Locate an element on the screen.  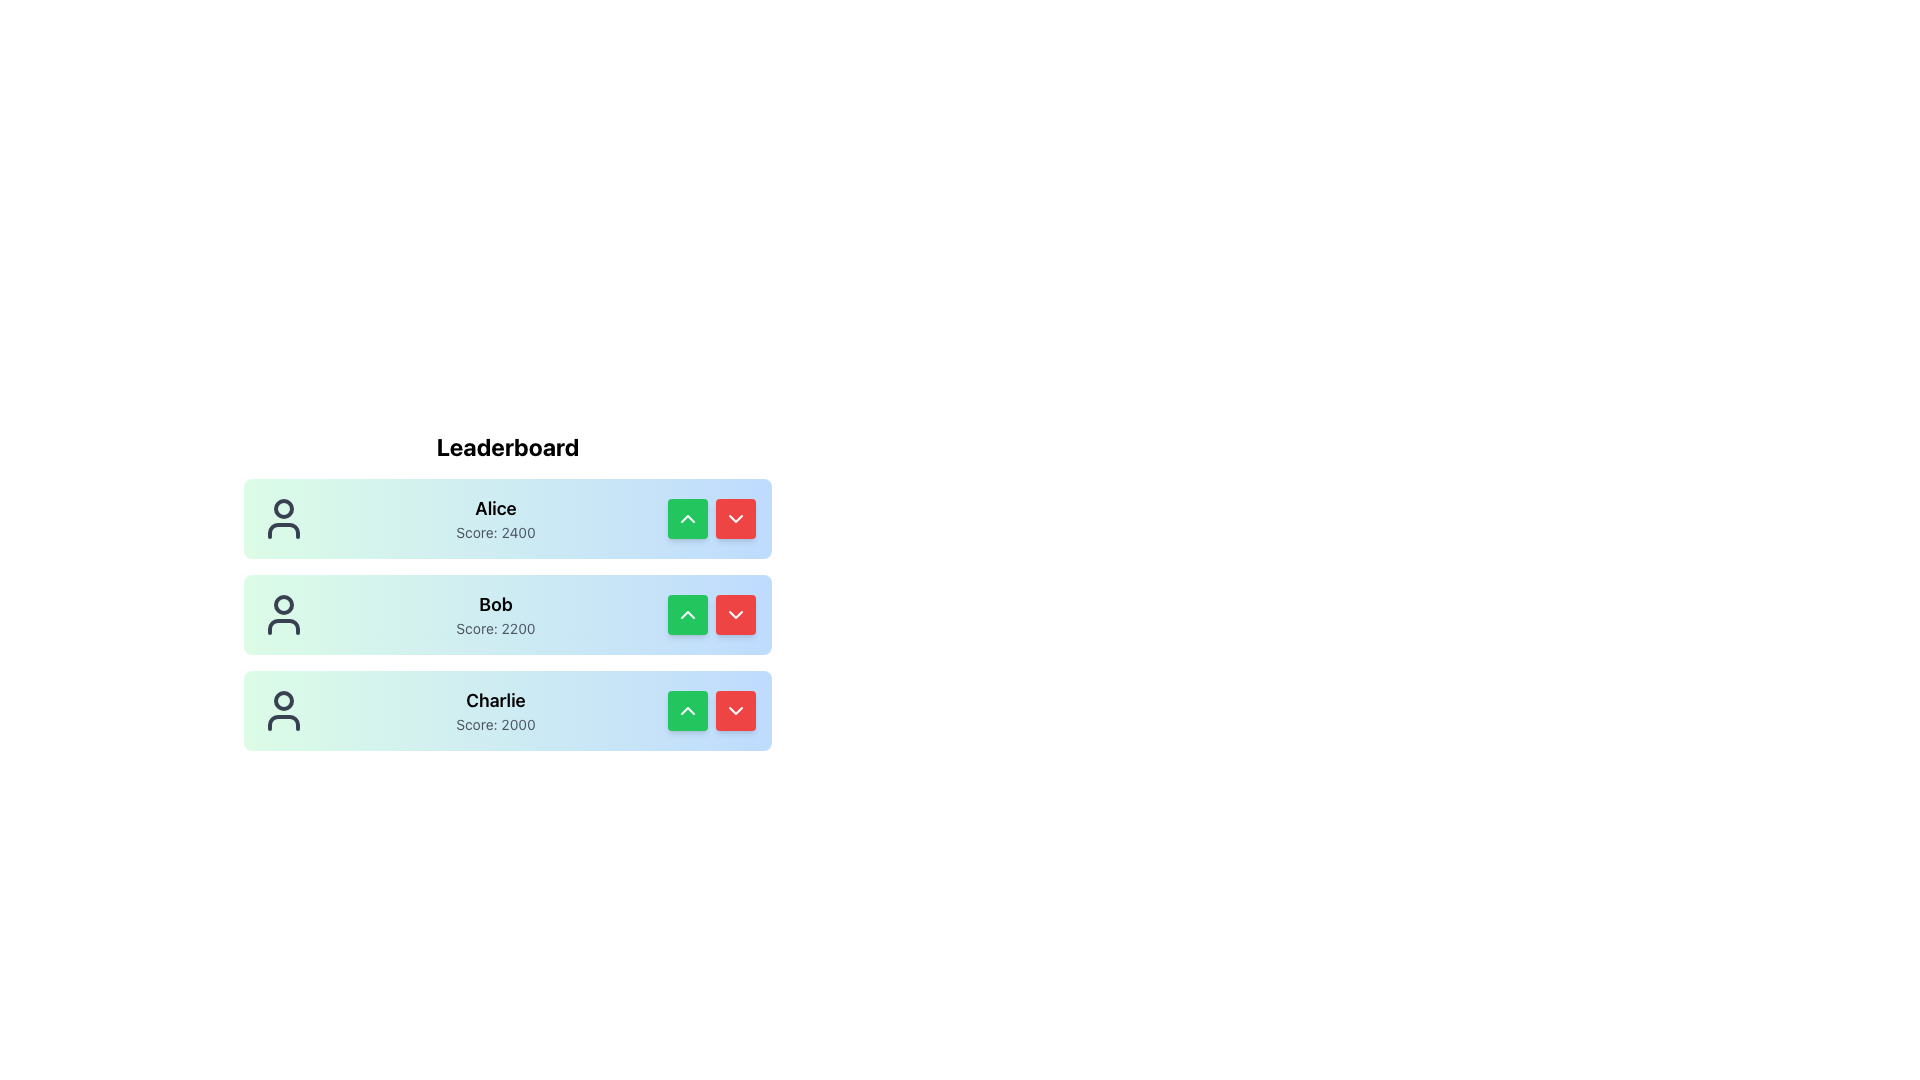
the static content display showing the name 'Charlie' with a score of '2000', which is the third item in the leaderboard list is located at coordinates (495, 709).